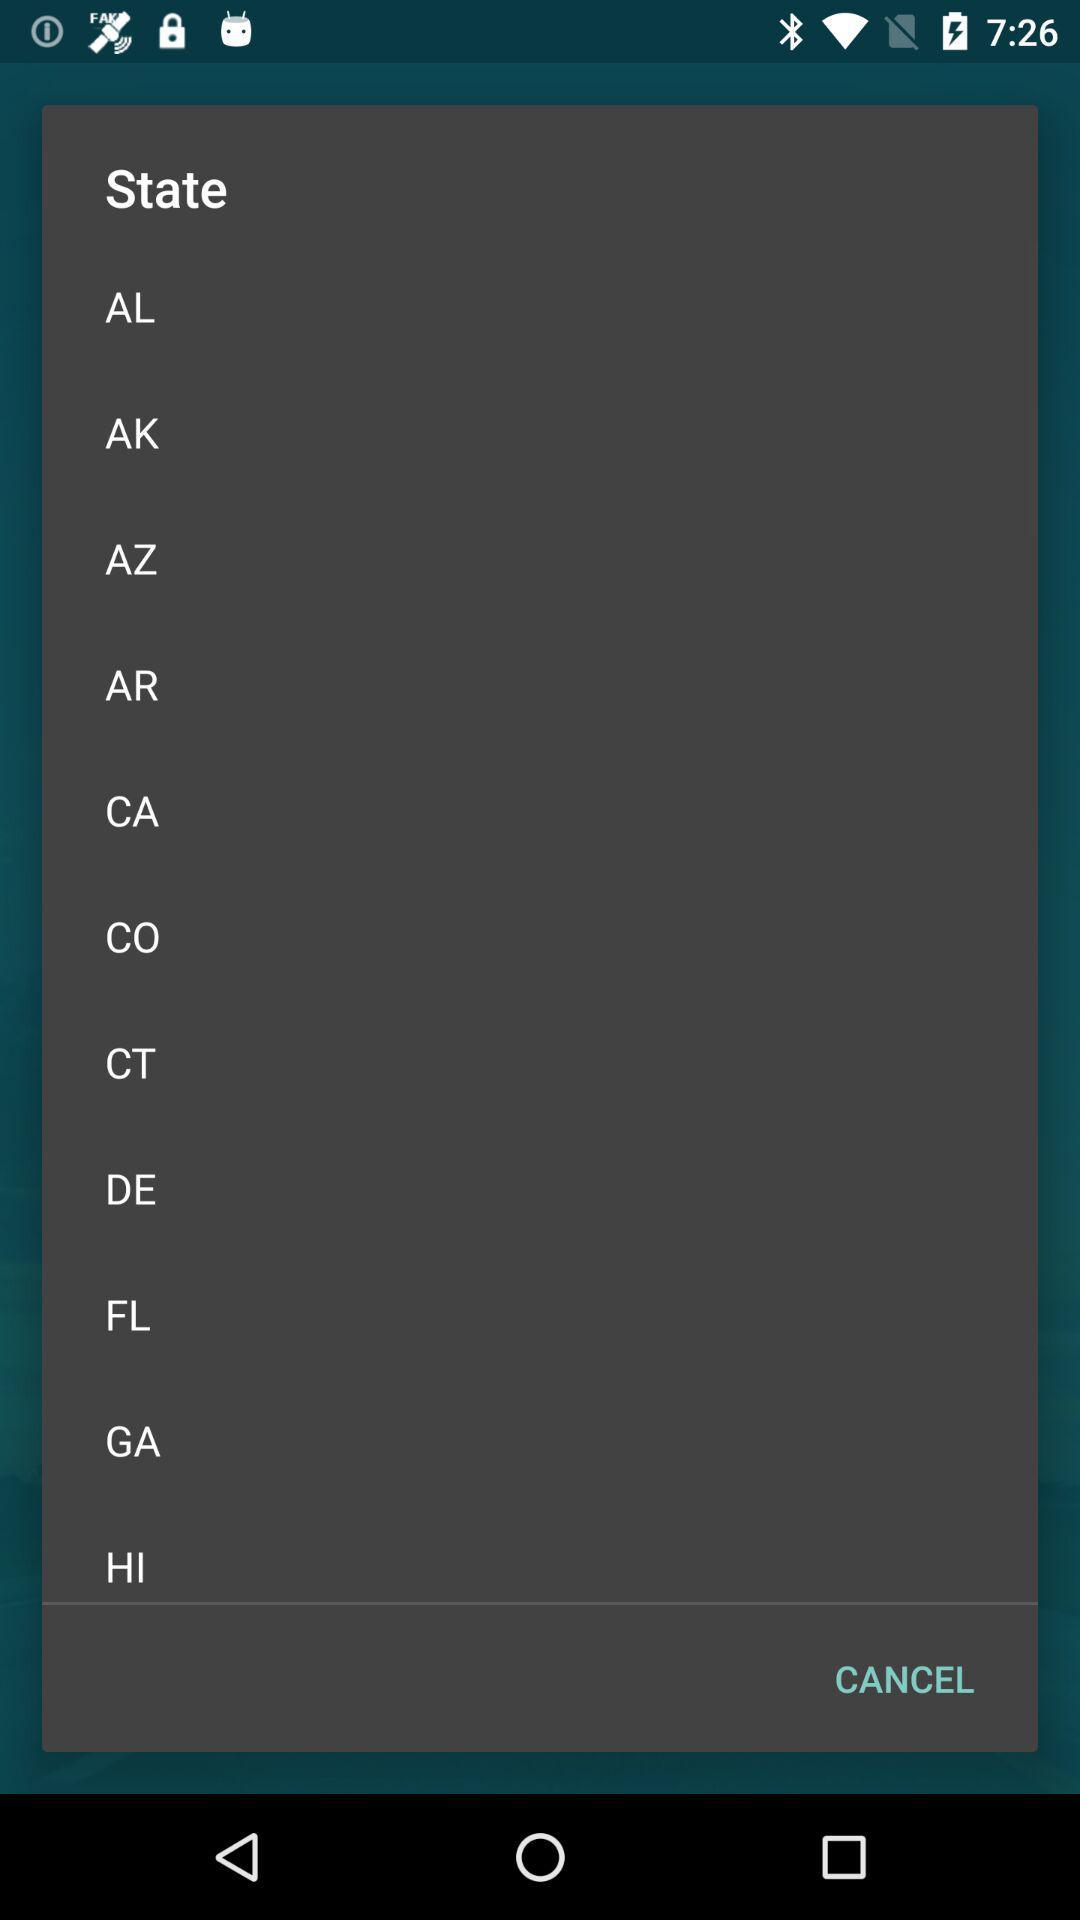  What do you see at coordinates (540, 935) in the screenshot?
I see `icon above ct icon` at bounding box center [540, 935].